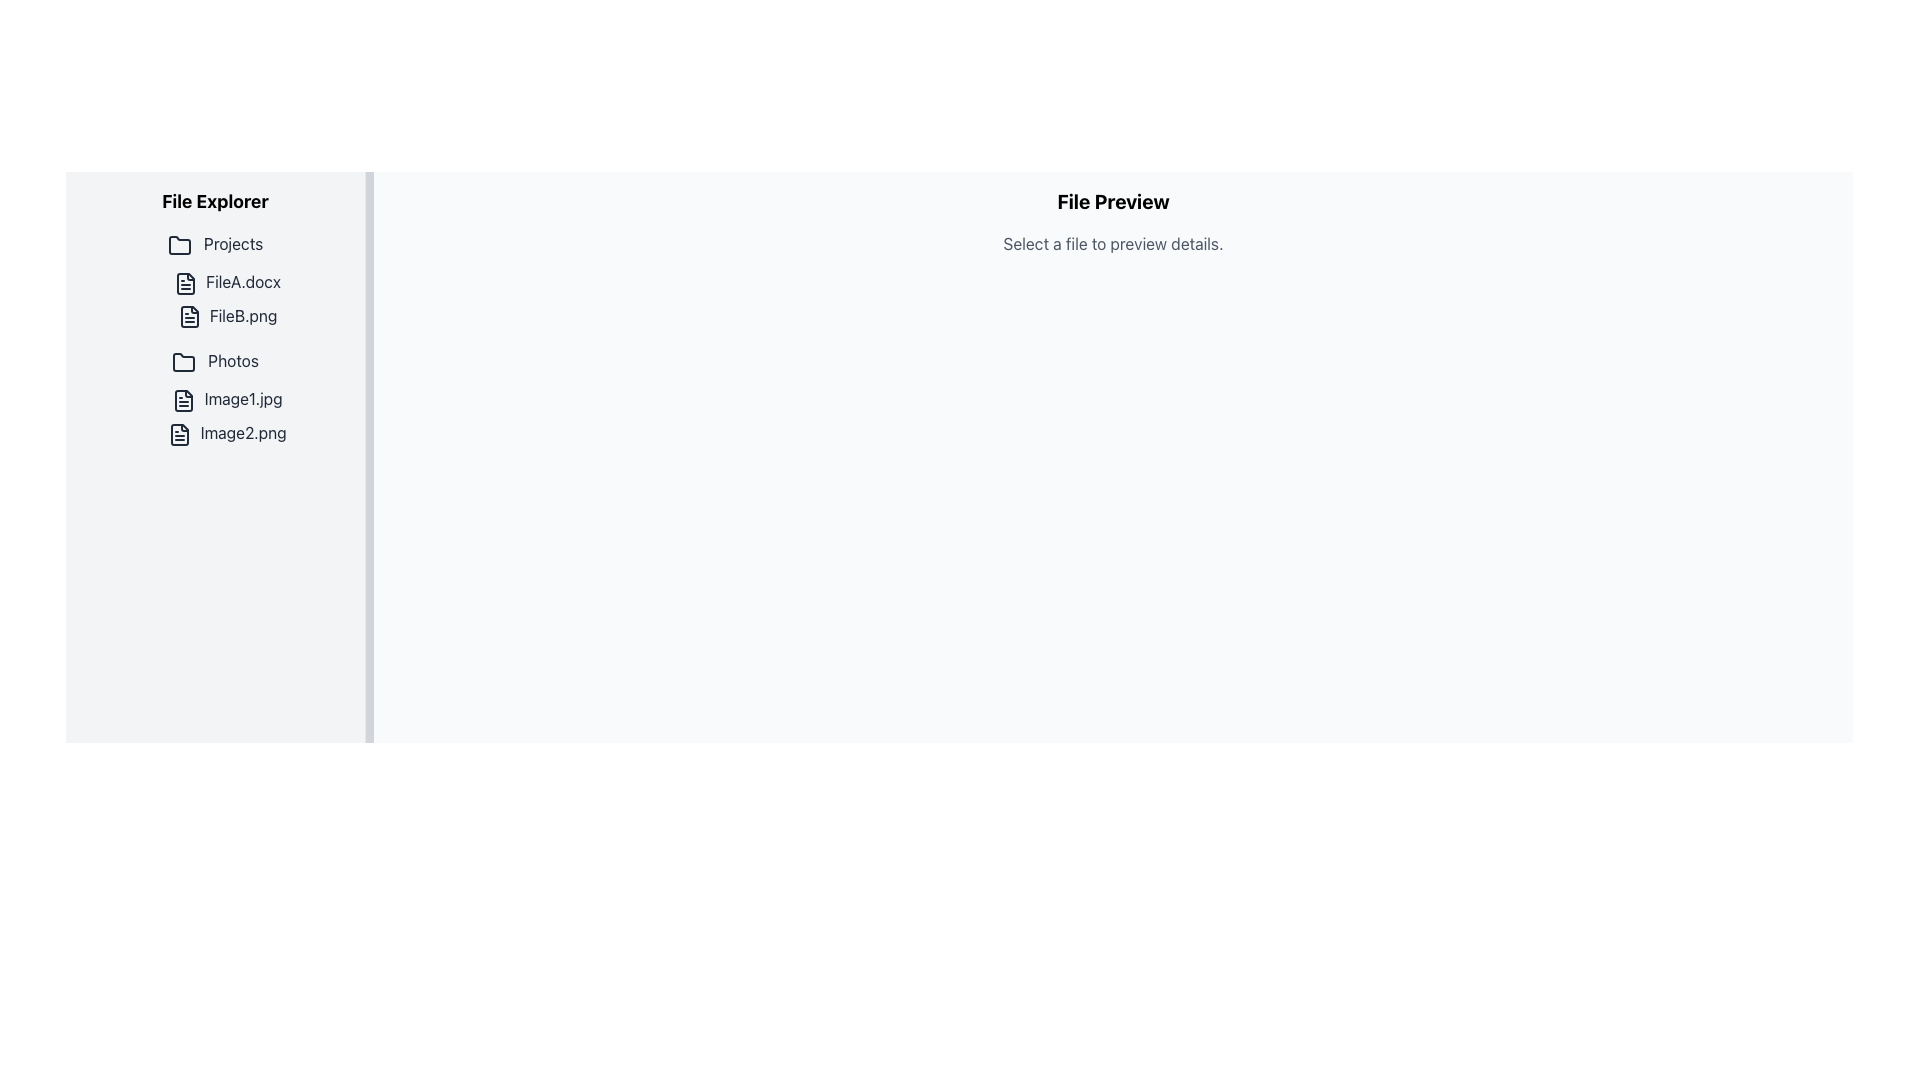  I want to click on the PNG file icon labeled 'FileB.png', so click(189, 316).